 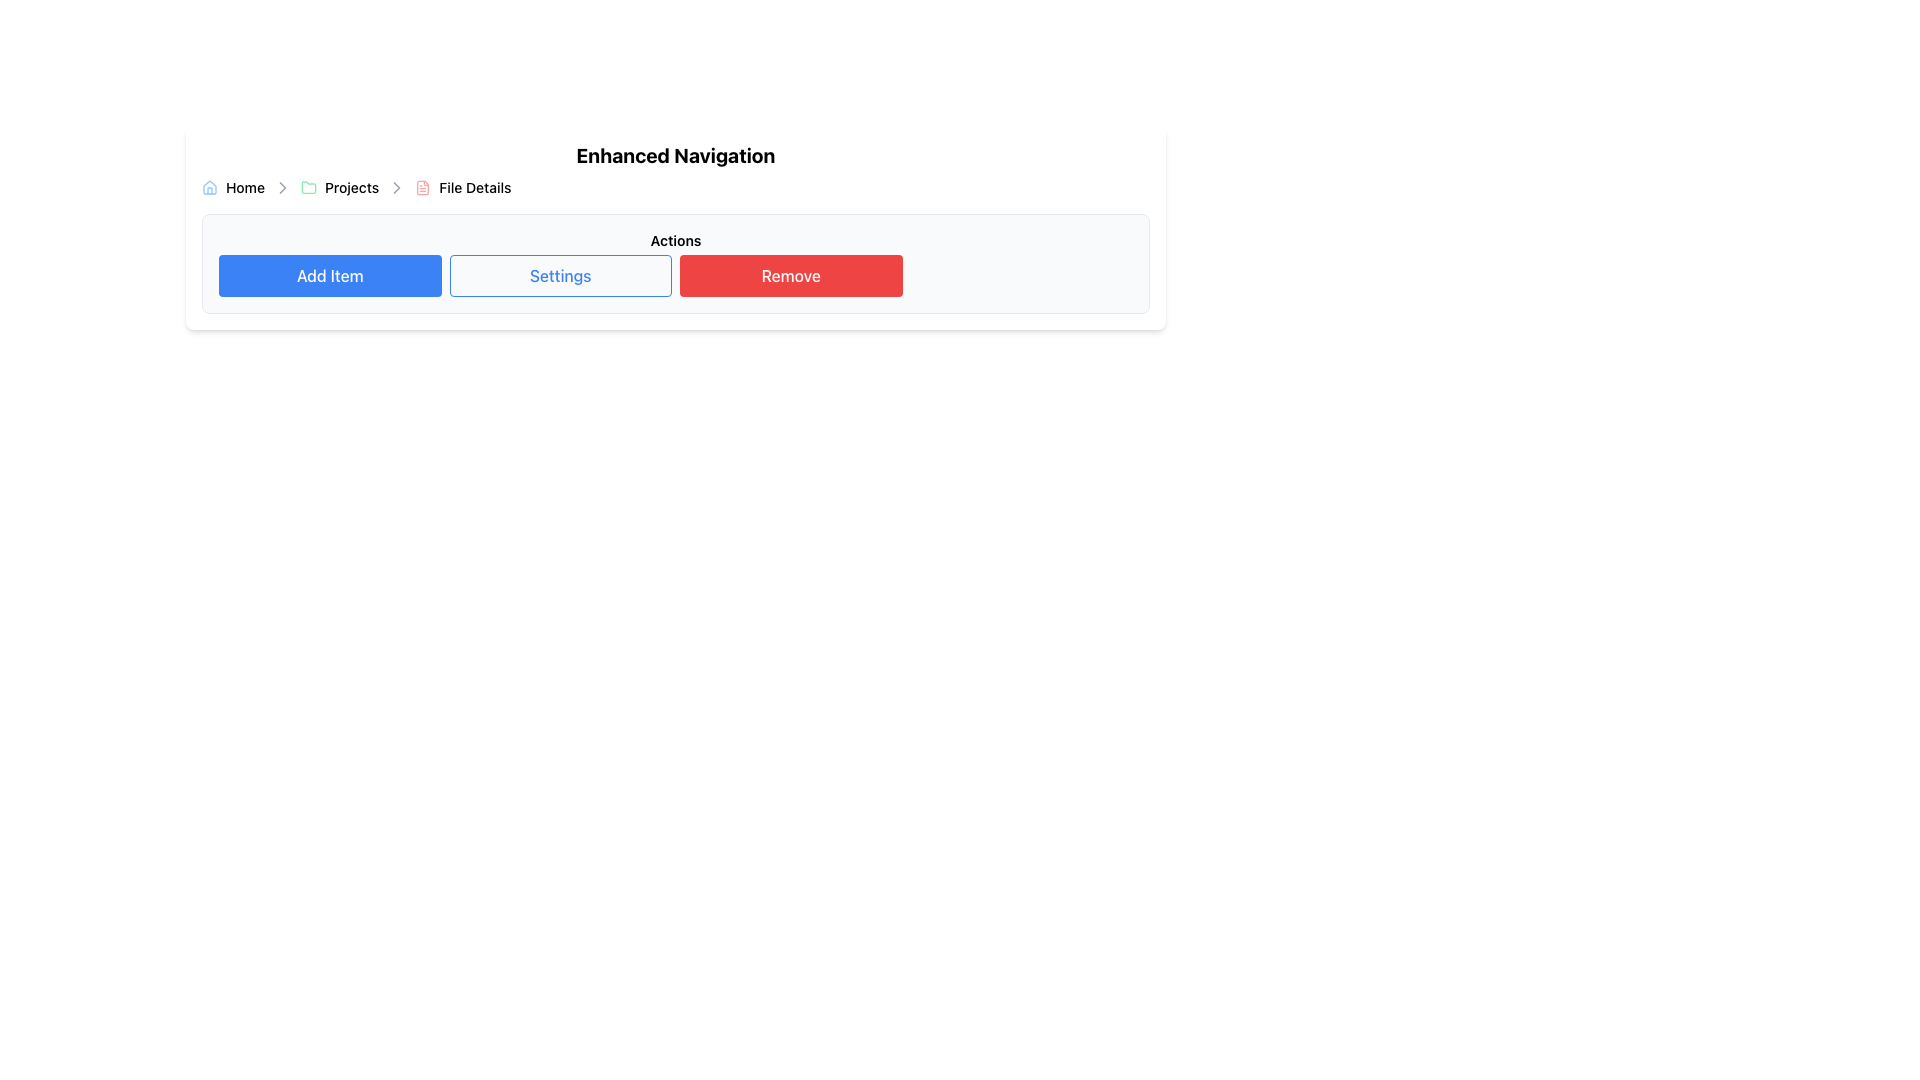 What do you see at coordinates (790, 276) in the screenshot?
I see `the delete button located at the far right of the 'Actions' section to observe the hover effect` at bounding box center [790, 276].